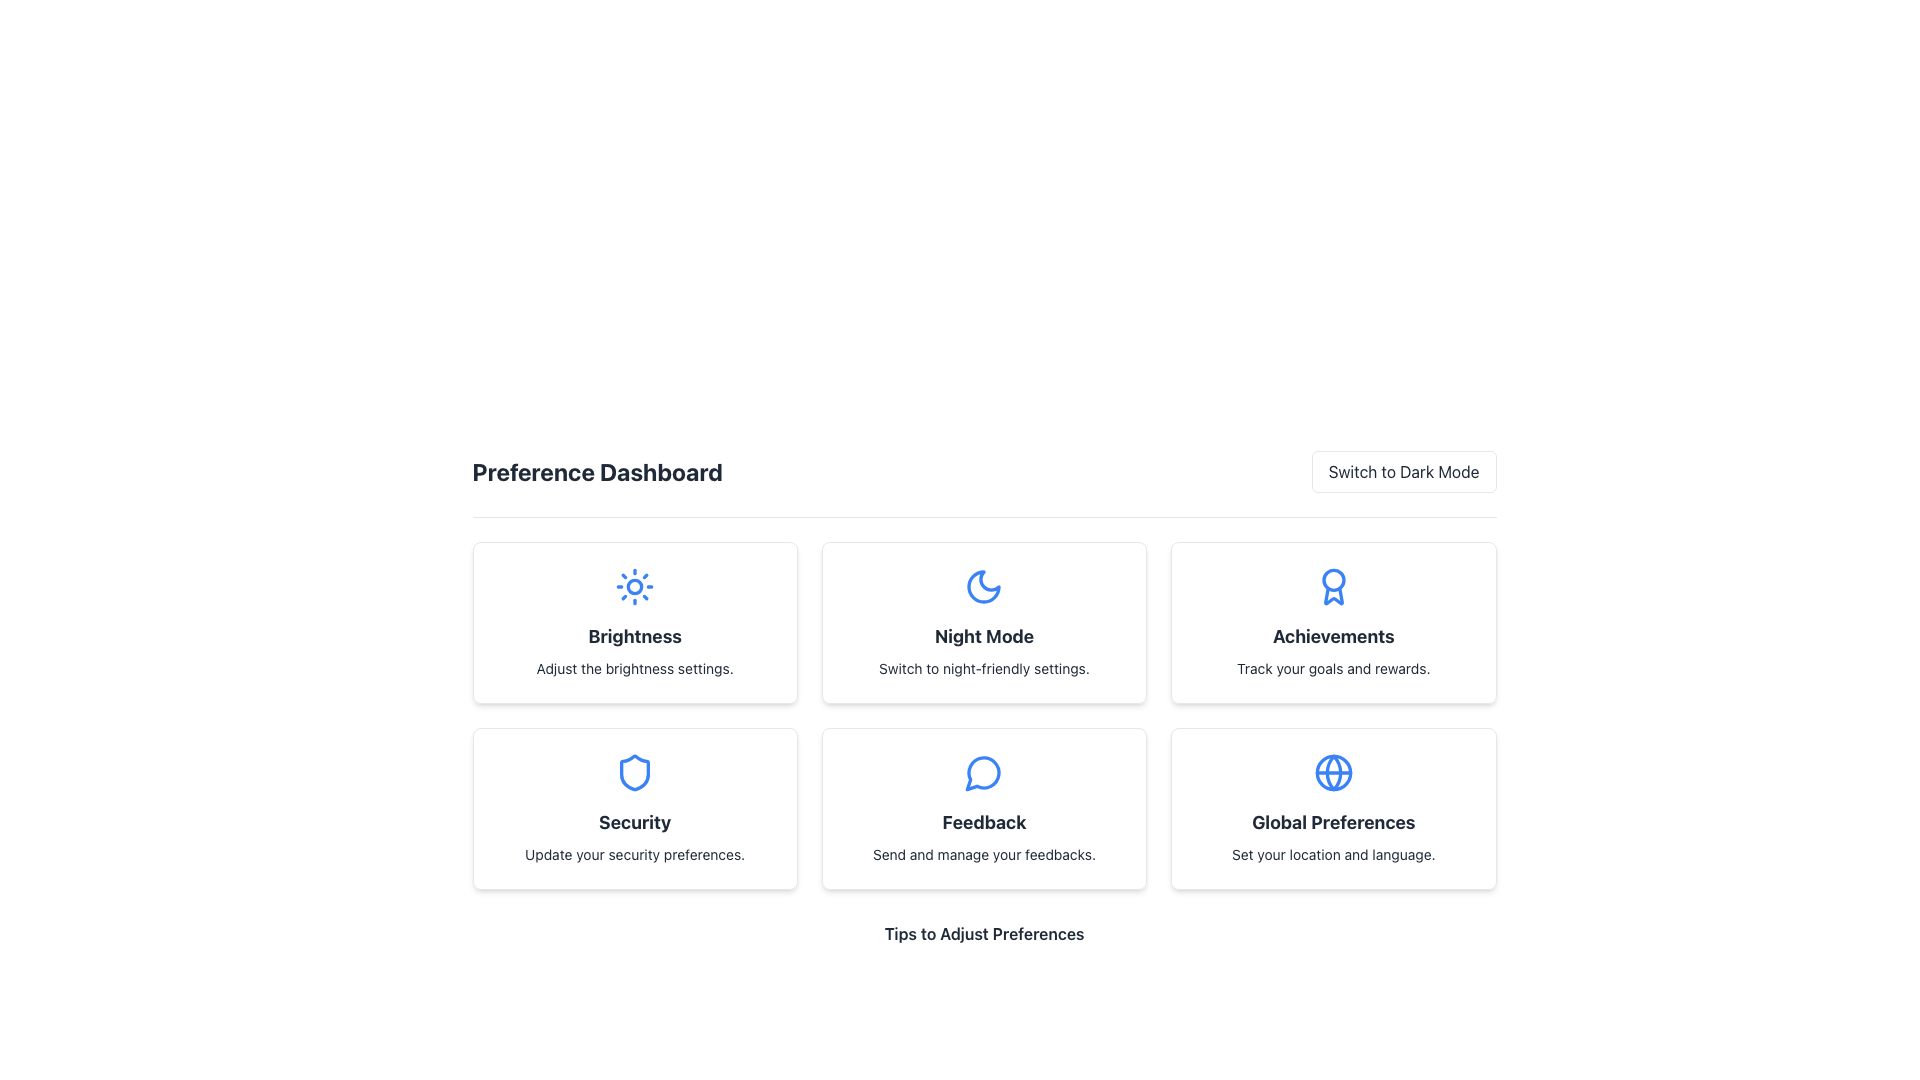  I want to click on text label that reads 'Send and manage your feedbacks.' located in the Feedback section below the title and message icon, so click(984, 855).